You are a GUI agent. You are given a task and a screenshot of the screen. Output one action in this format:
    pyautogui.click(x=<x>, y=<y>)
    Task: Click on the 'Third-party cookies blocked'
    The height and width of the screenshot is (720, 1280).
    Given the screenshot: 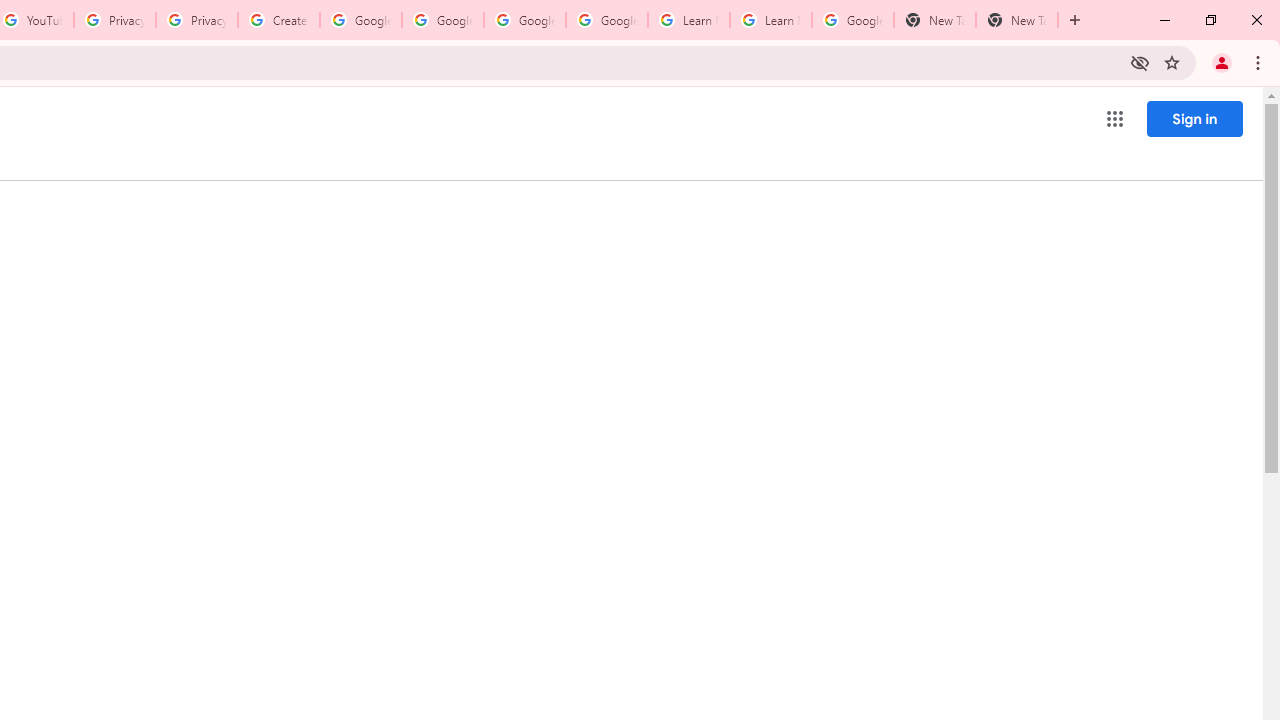 What is the action you would take?
    pyautogui.click(x=1139, y=61)
    